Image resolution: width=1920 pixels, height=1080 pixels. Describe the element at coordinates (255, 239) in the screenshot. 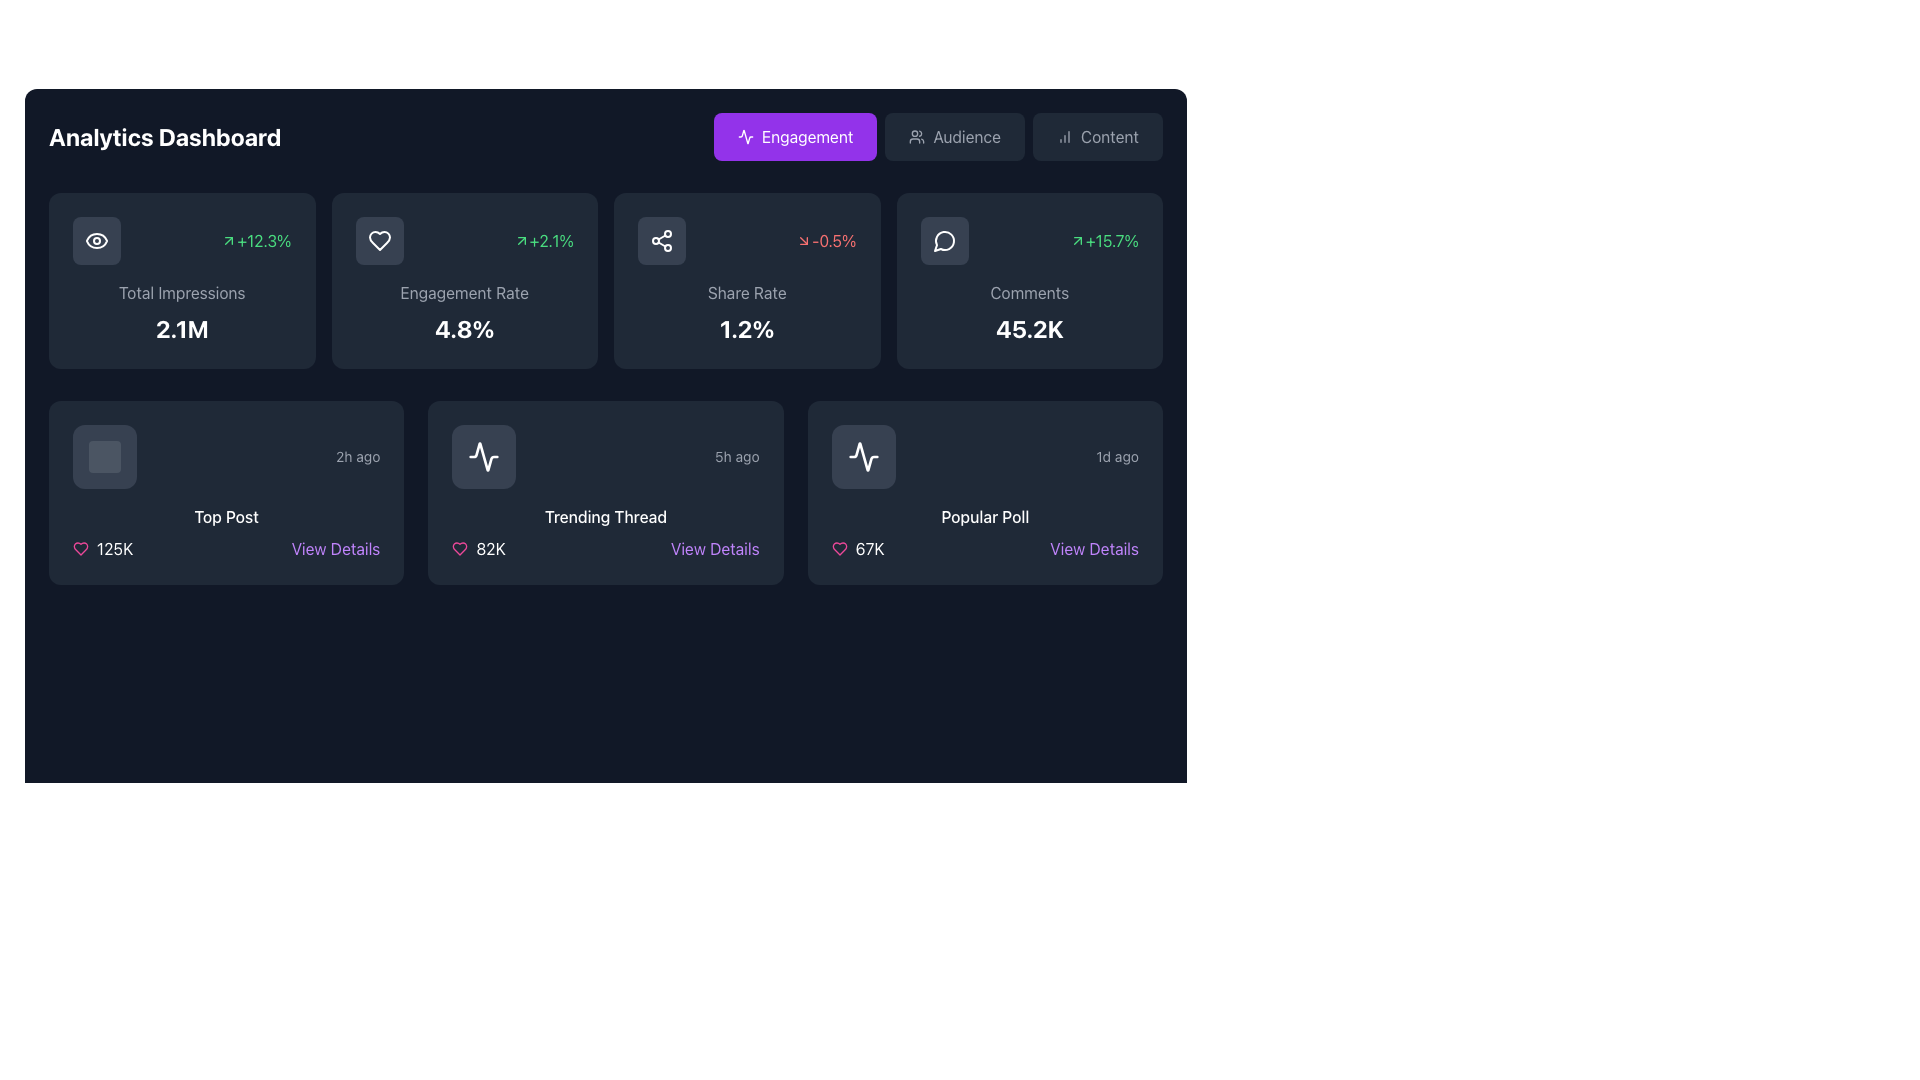

I see `text '+12.3%' which is located next to a green upward arrow icon in the 'Total Impressions' card on the 'Analytics Dashboard'` at that location.